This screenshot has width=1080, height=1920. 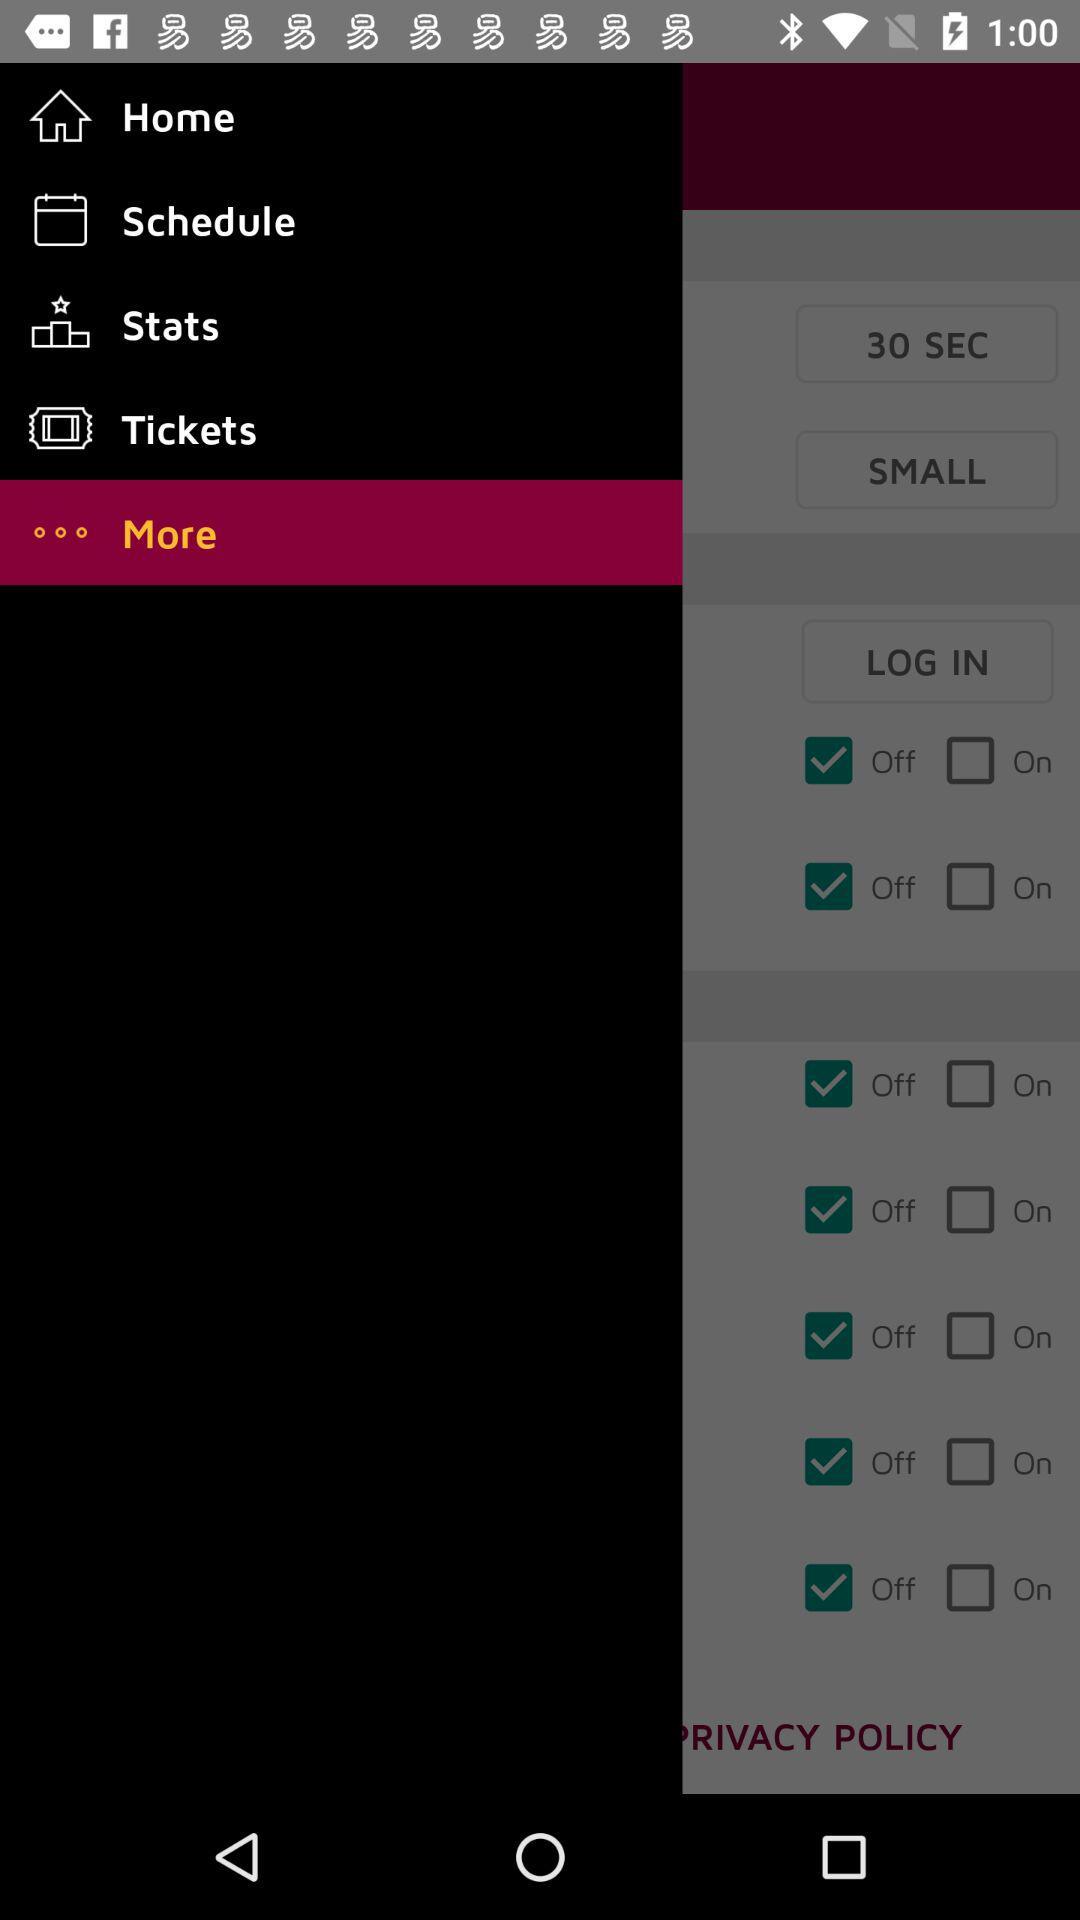 What do you see at coordinates (856, 1335) in the screenshot?
I see `the third check box from the bottom which says off` at bounding box center [856, 1335].